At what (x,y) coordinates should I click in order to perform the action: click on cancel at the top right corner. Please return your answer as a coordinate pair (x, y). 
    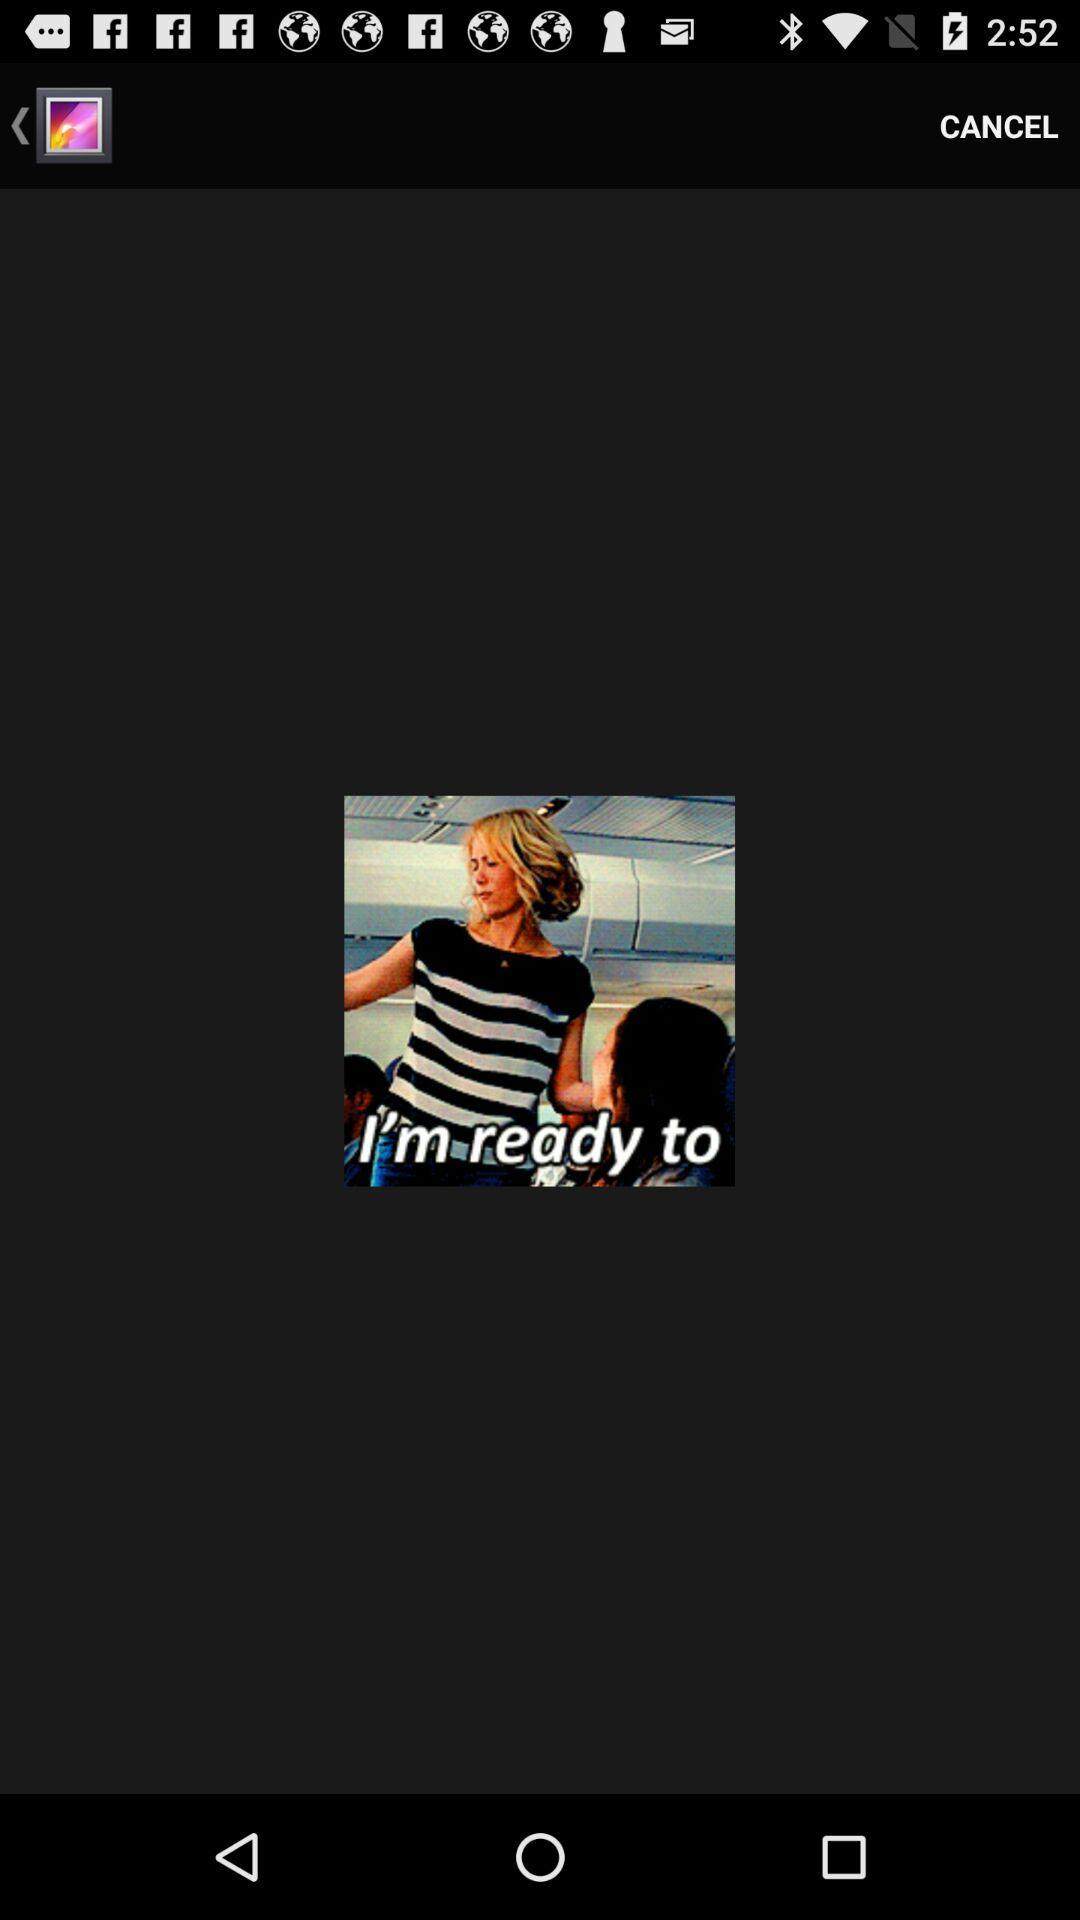
    Looking at the image, I should click on (999, 124).